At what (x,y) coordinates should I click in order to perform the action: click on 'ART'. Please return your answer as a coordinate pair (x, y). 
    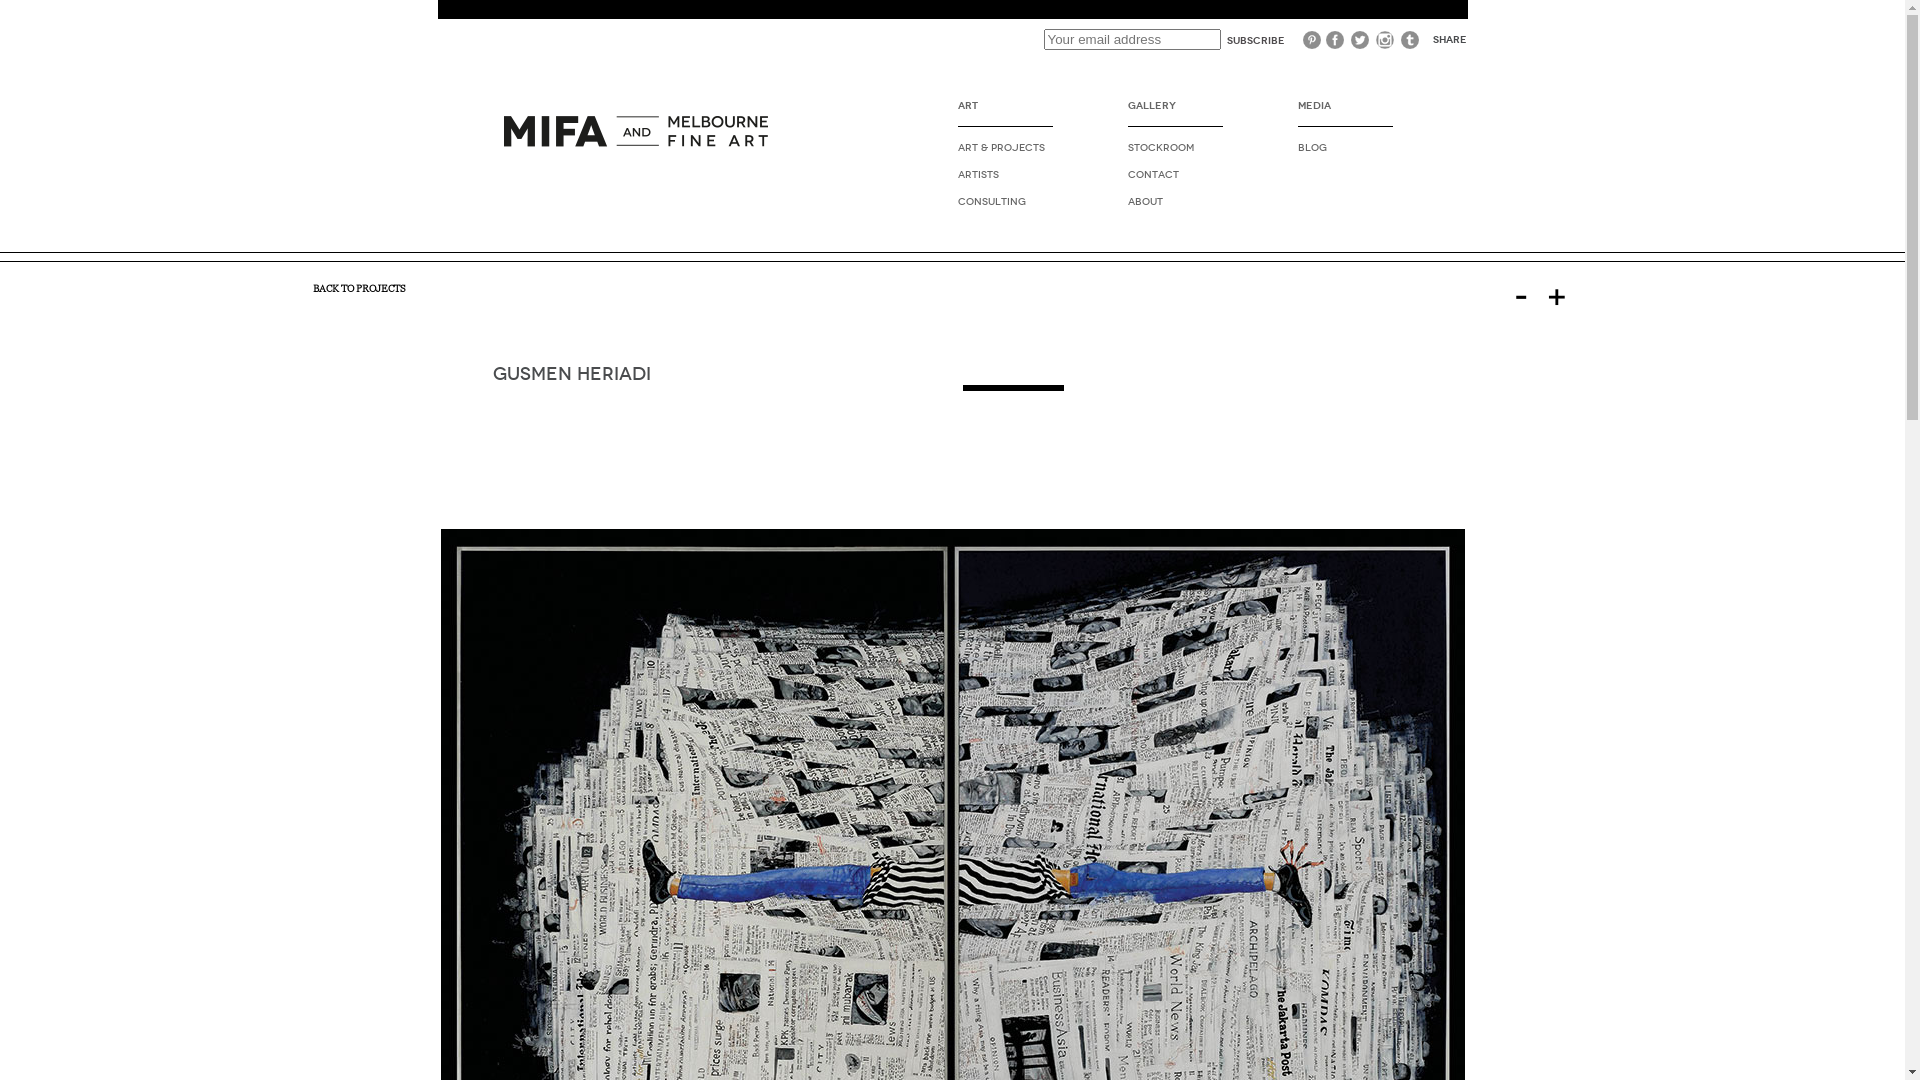
    Looking at the image, I should click on (1005, 112).